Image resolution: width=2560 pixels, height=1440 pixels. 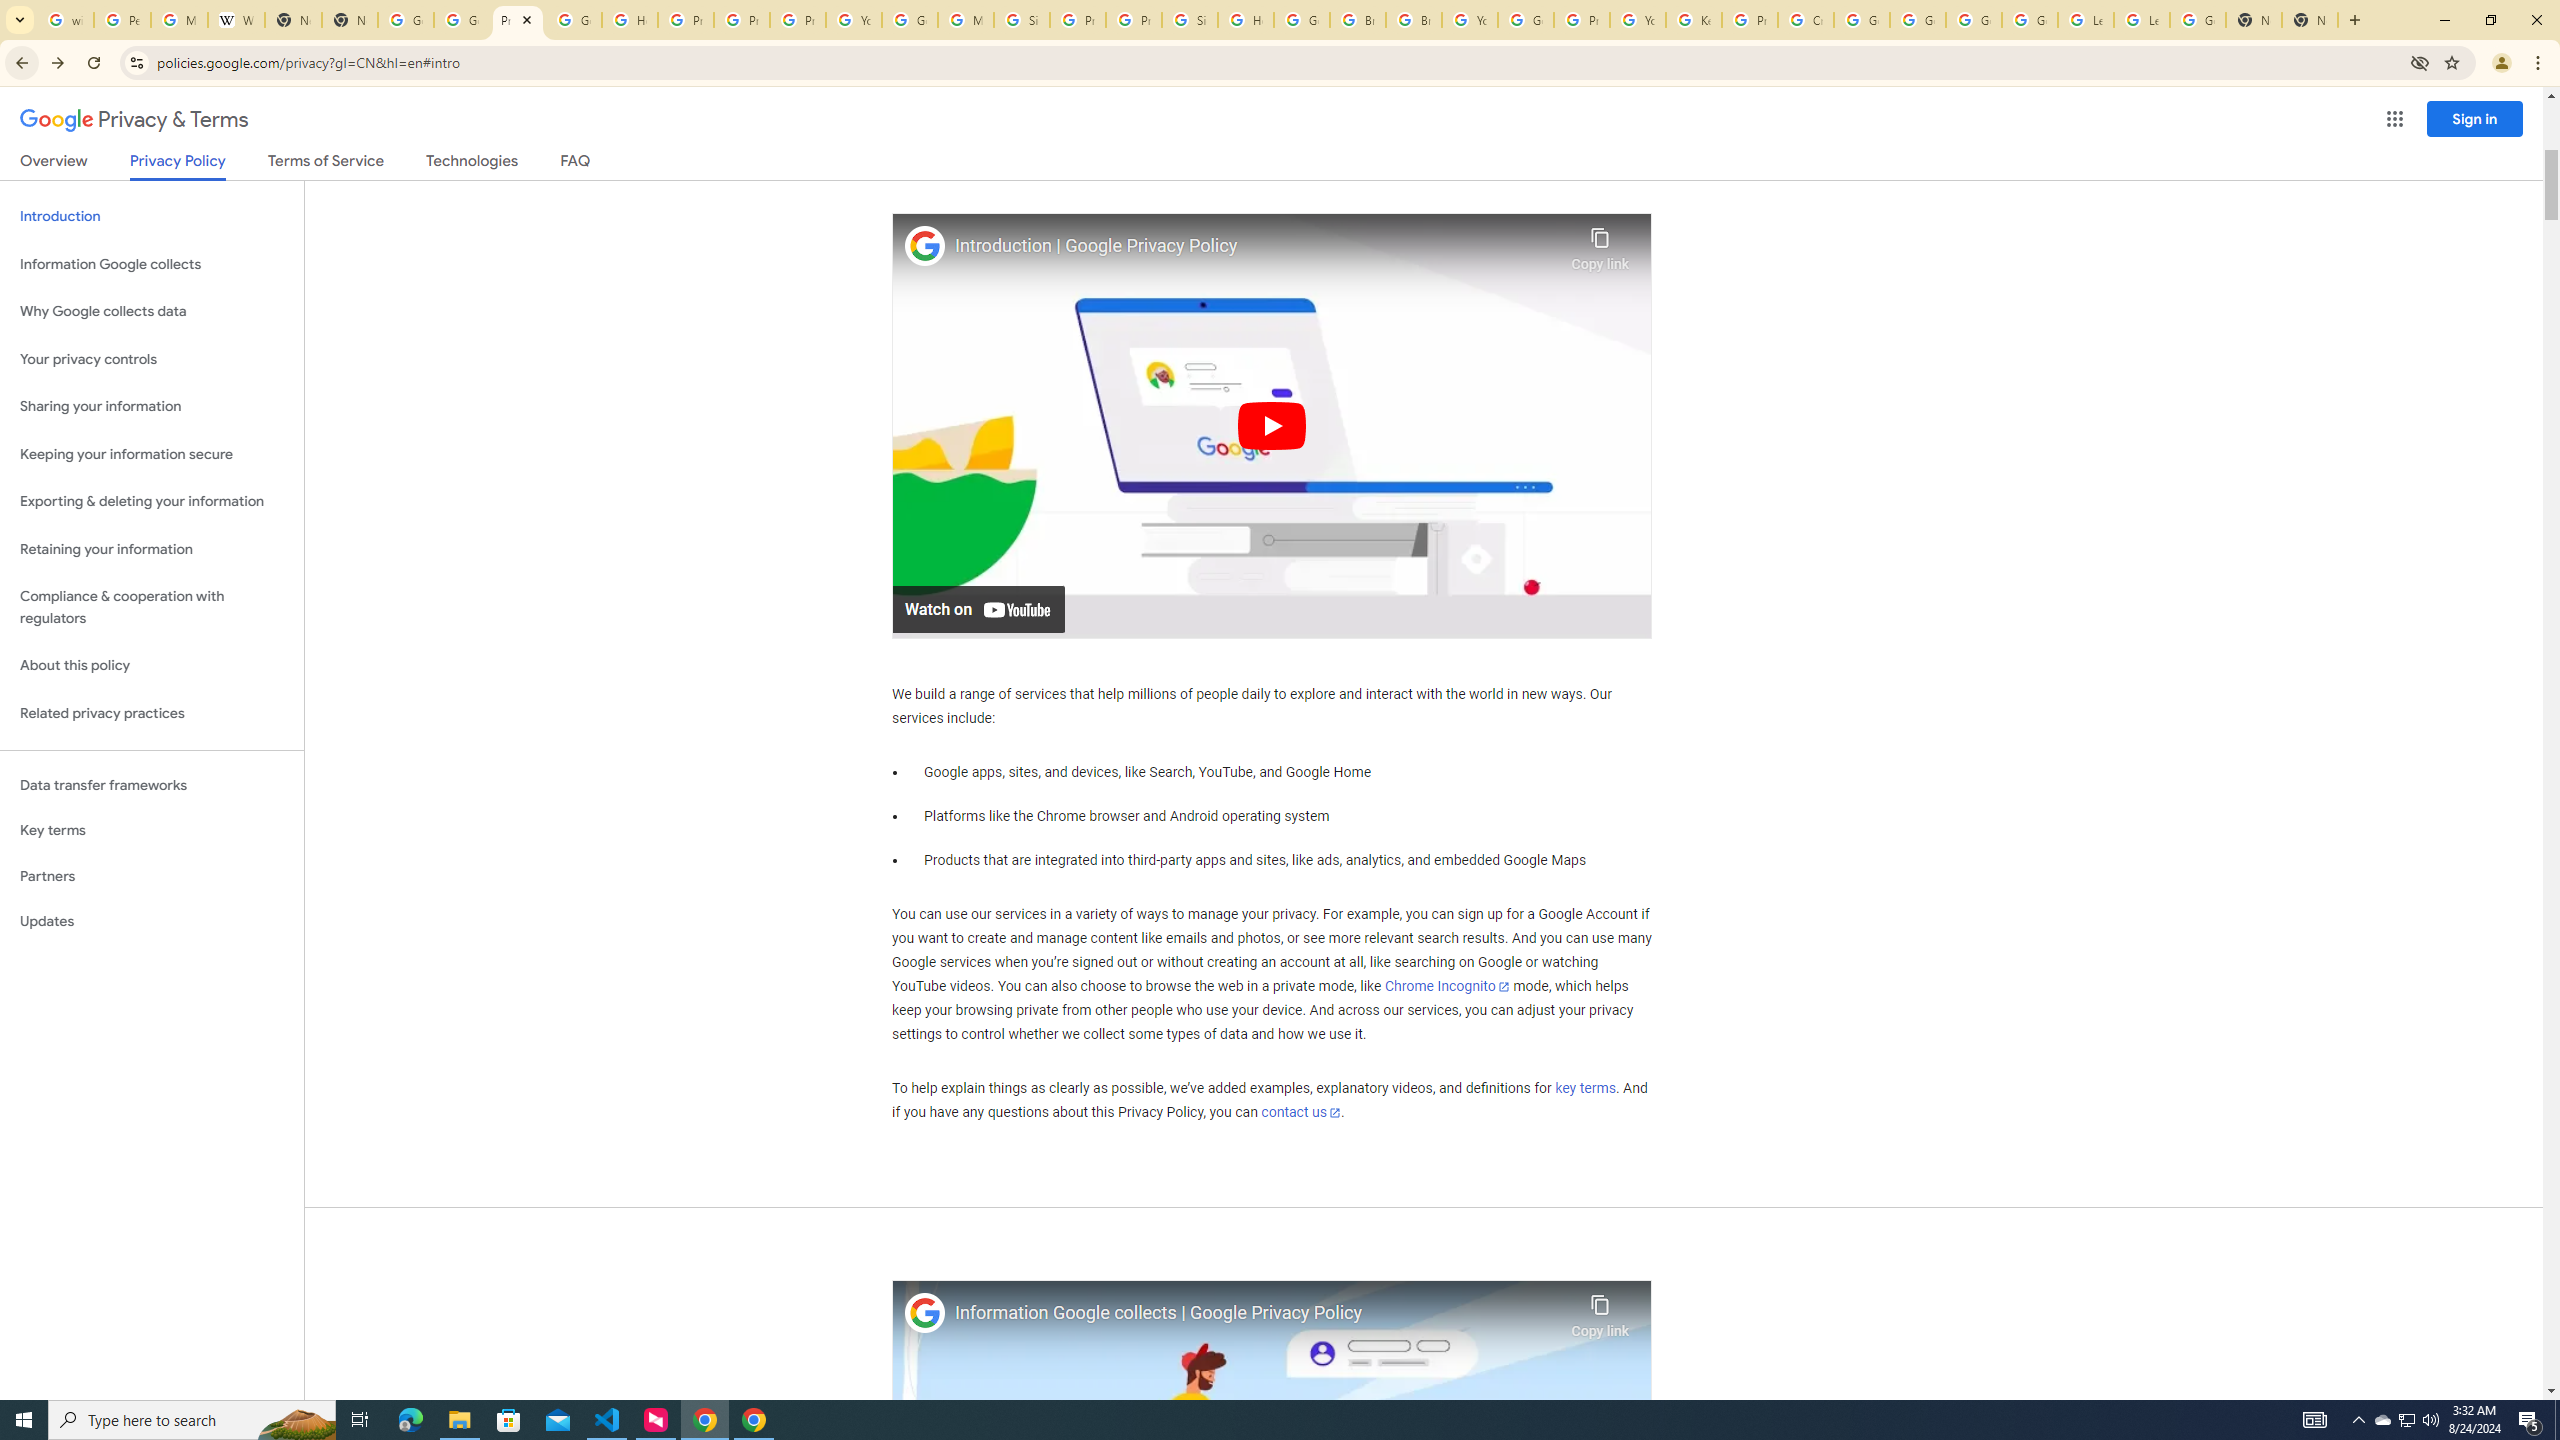 What do you see at coordinates (236, 19) in the screenshot?
I see `'Wikipedia:Edit requests - Wikipedia'` at bounding box center [236, 19].